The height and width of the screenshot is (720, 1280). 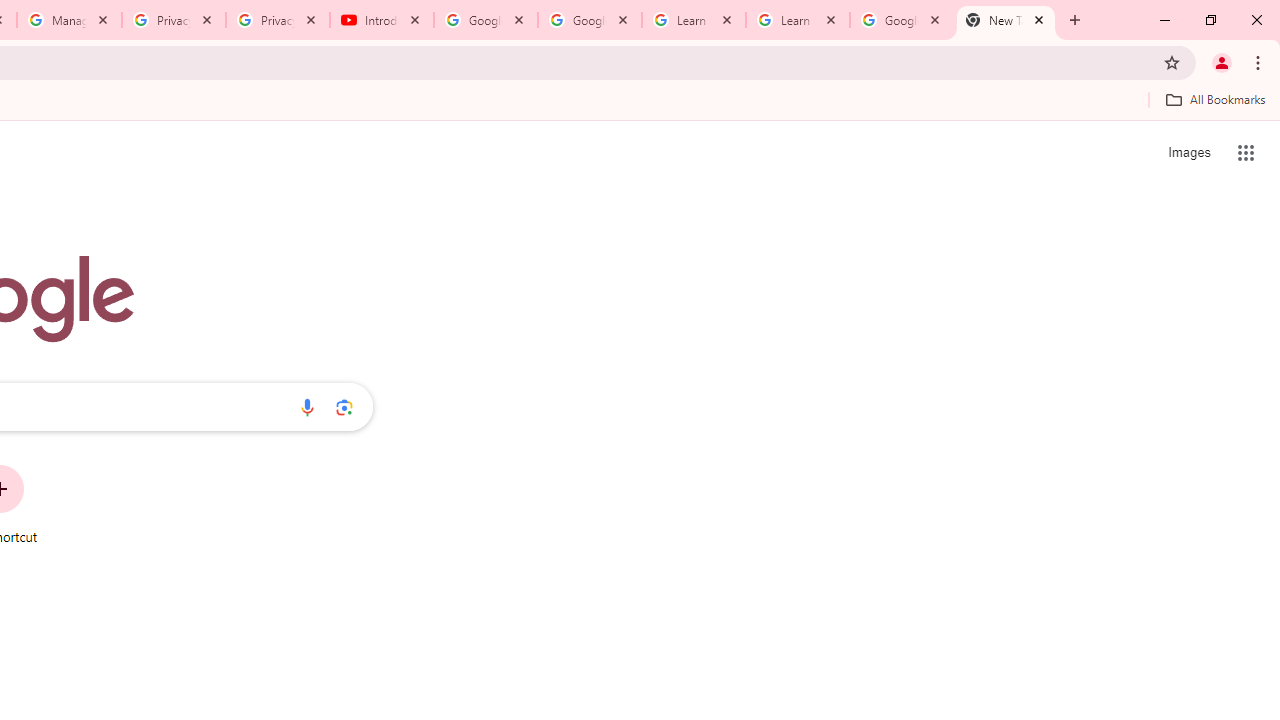 What do you see at coordinates (1209, 20) in the screenshot?
I see `'Restore'` at bounding box center [1209, 20].